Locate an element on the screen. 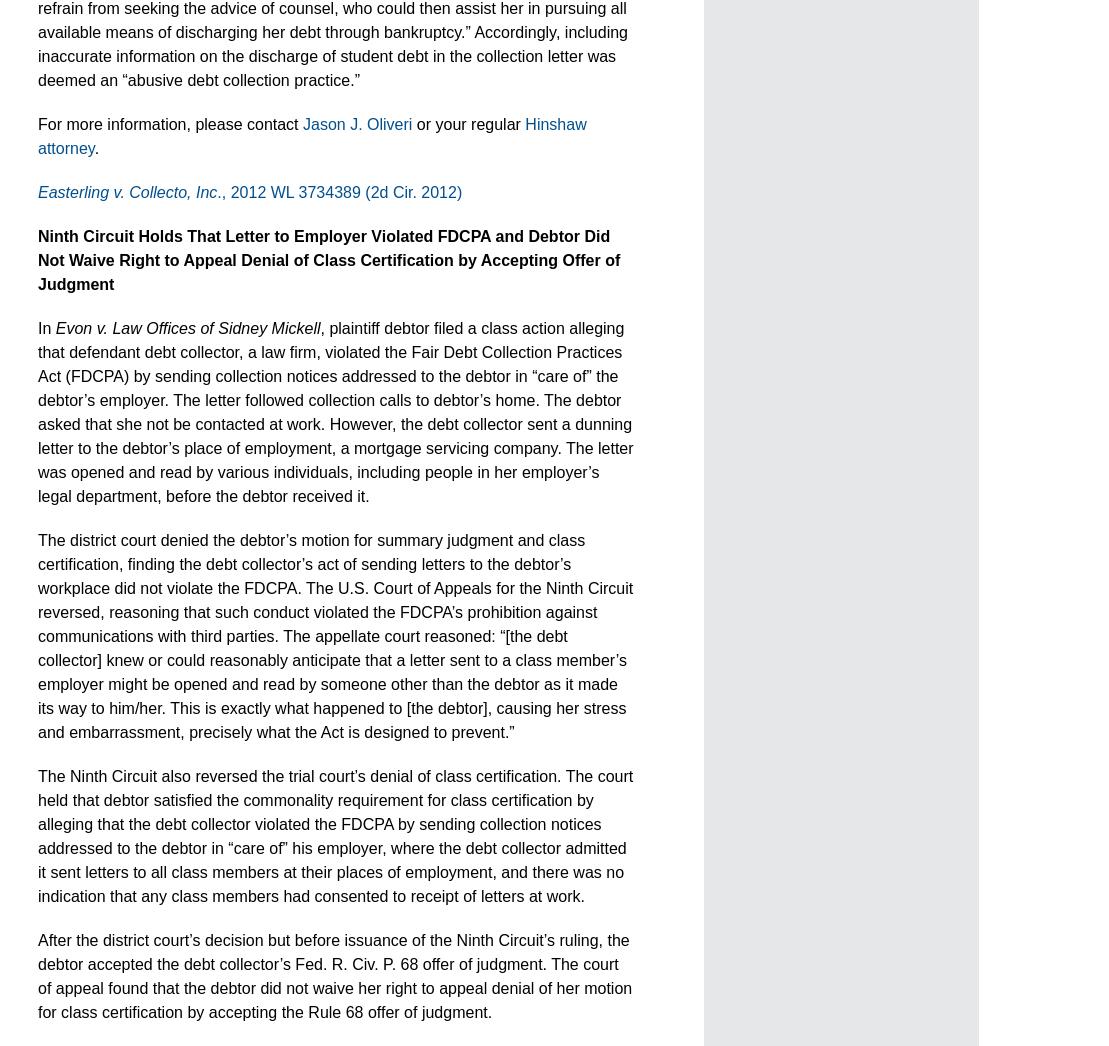 The width and height of the screenshot is (1109, 1046). 'The district court denied the debtor’s motion for summary judgment and class certification, finding the debt collector’s act of sending letters to the debtor’s workplace did not violate the FDCPA. The U.S. Court of Appeals for the Ninth Circuit reversed, reasoning that such conduct violated the FDCPA’s prohibition against communications with third parties. The appellate court reasoned: “[the debt collector] knew or could reasonably anticipate that a letter sent to a class member’s employer might be opened and read by someone other than the debtor as it made its way to him/her. This is exactly what happened to [the debtor], causing her stress and embarrassment, precisely what the Act is designed to prevent.”' is located at coordinates (38, 635).